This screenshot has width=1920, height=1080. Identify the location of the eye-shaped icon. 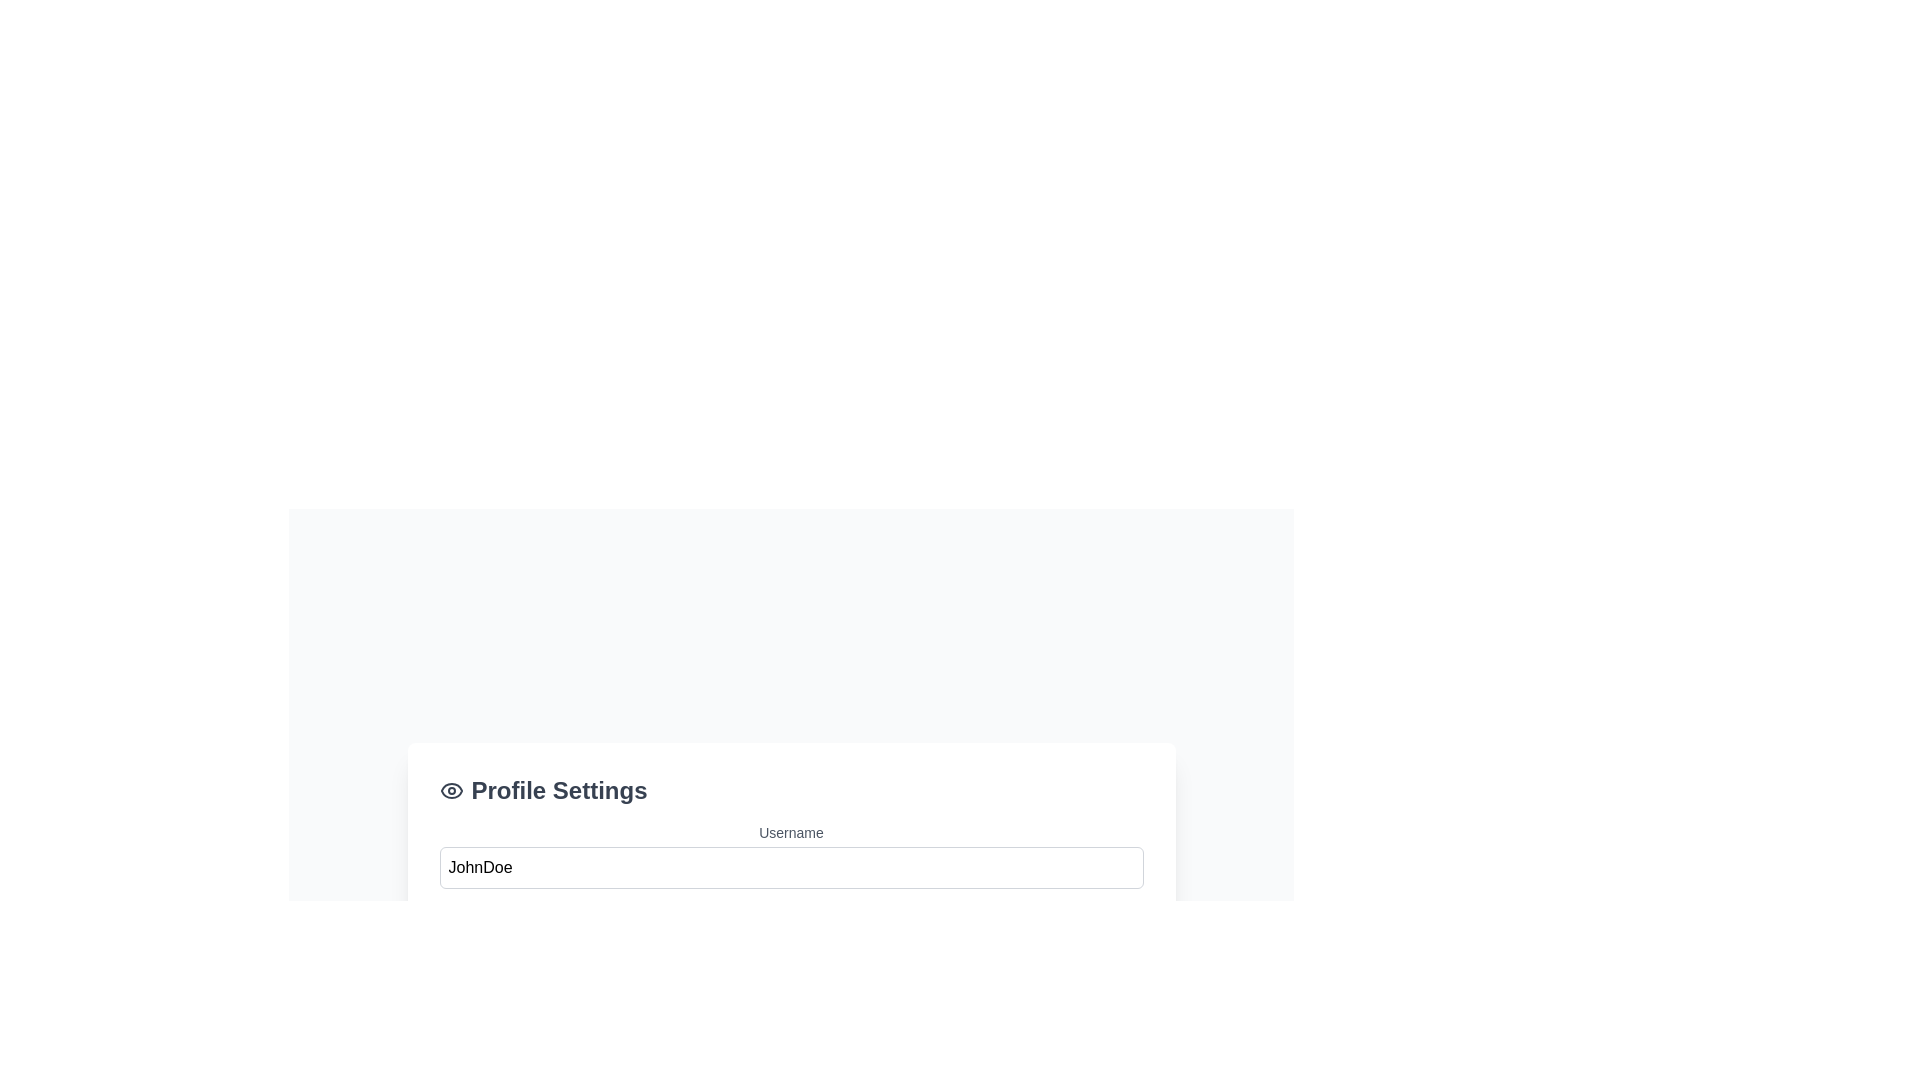
(450, 789).